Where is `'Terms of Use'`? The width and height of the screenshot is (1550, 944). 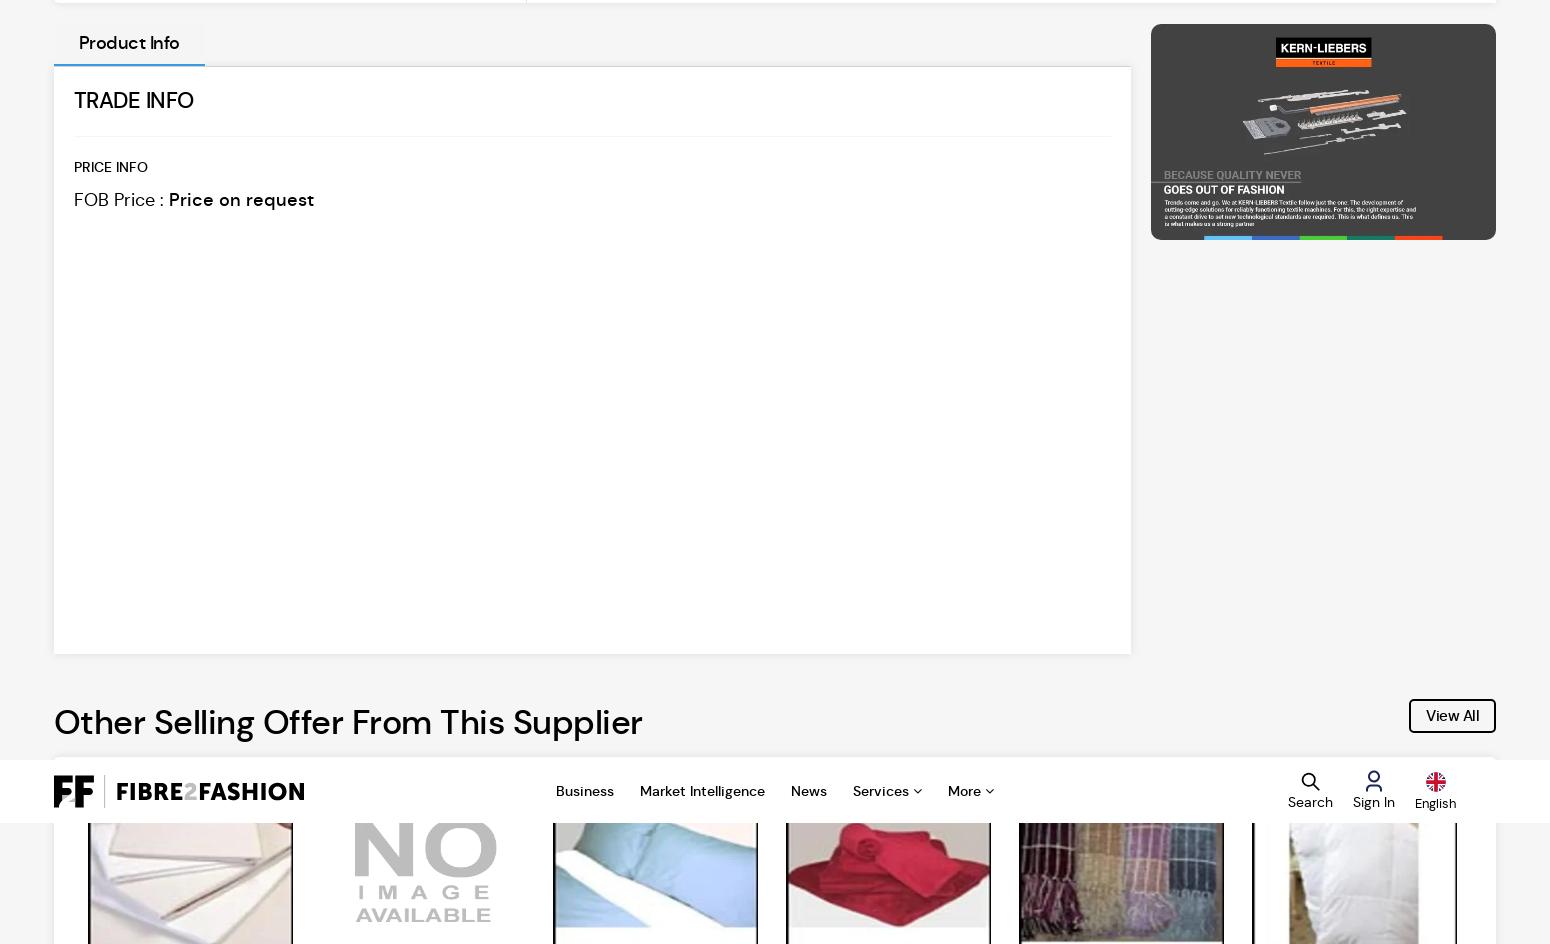 'Terms of Use' is located at coordinates (995, 407).